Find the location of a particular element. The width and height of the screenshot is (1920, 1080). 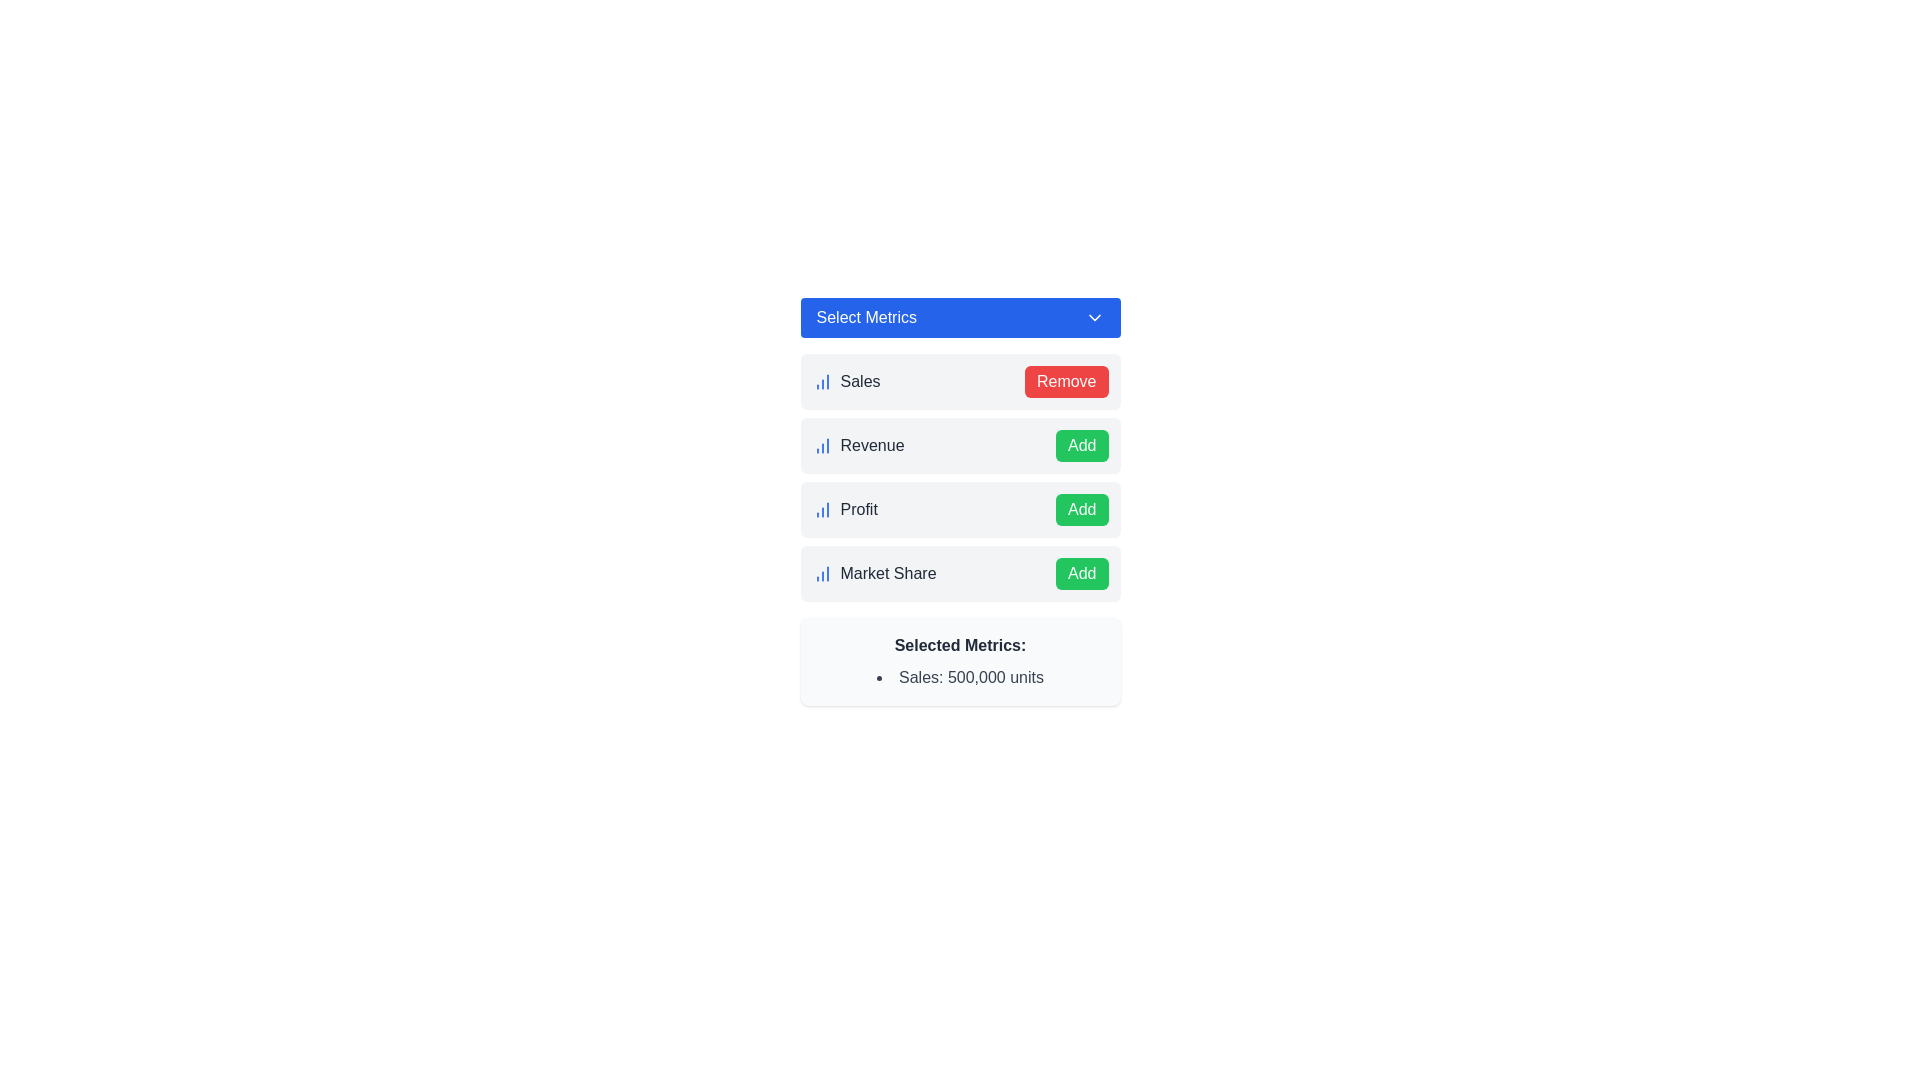

the chart icon representing the 'Profit' metric located to the immediate left of the label text 'Profit' in the third row of the metric selection interface is located at coordinates (822, 508).